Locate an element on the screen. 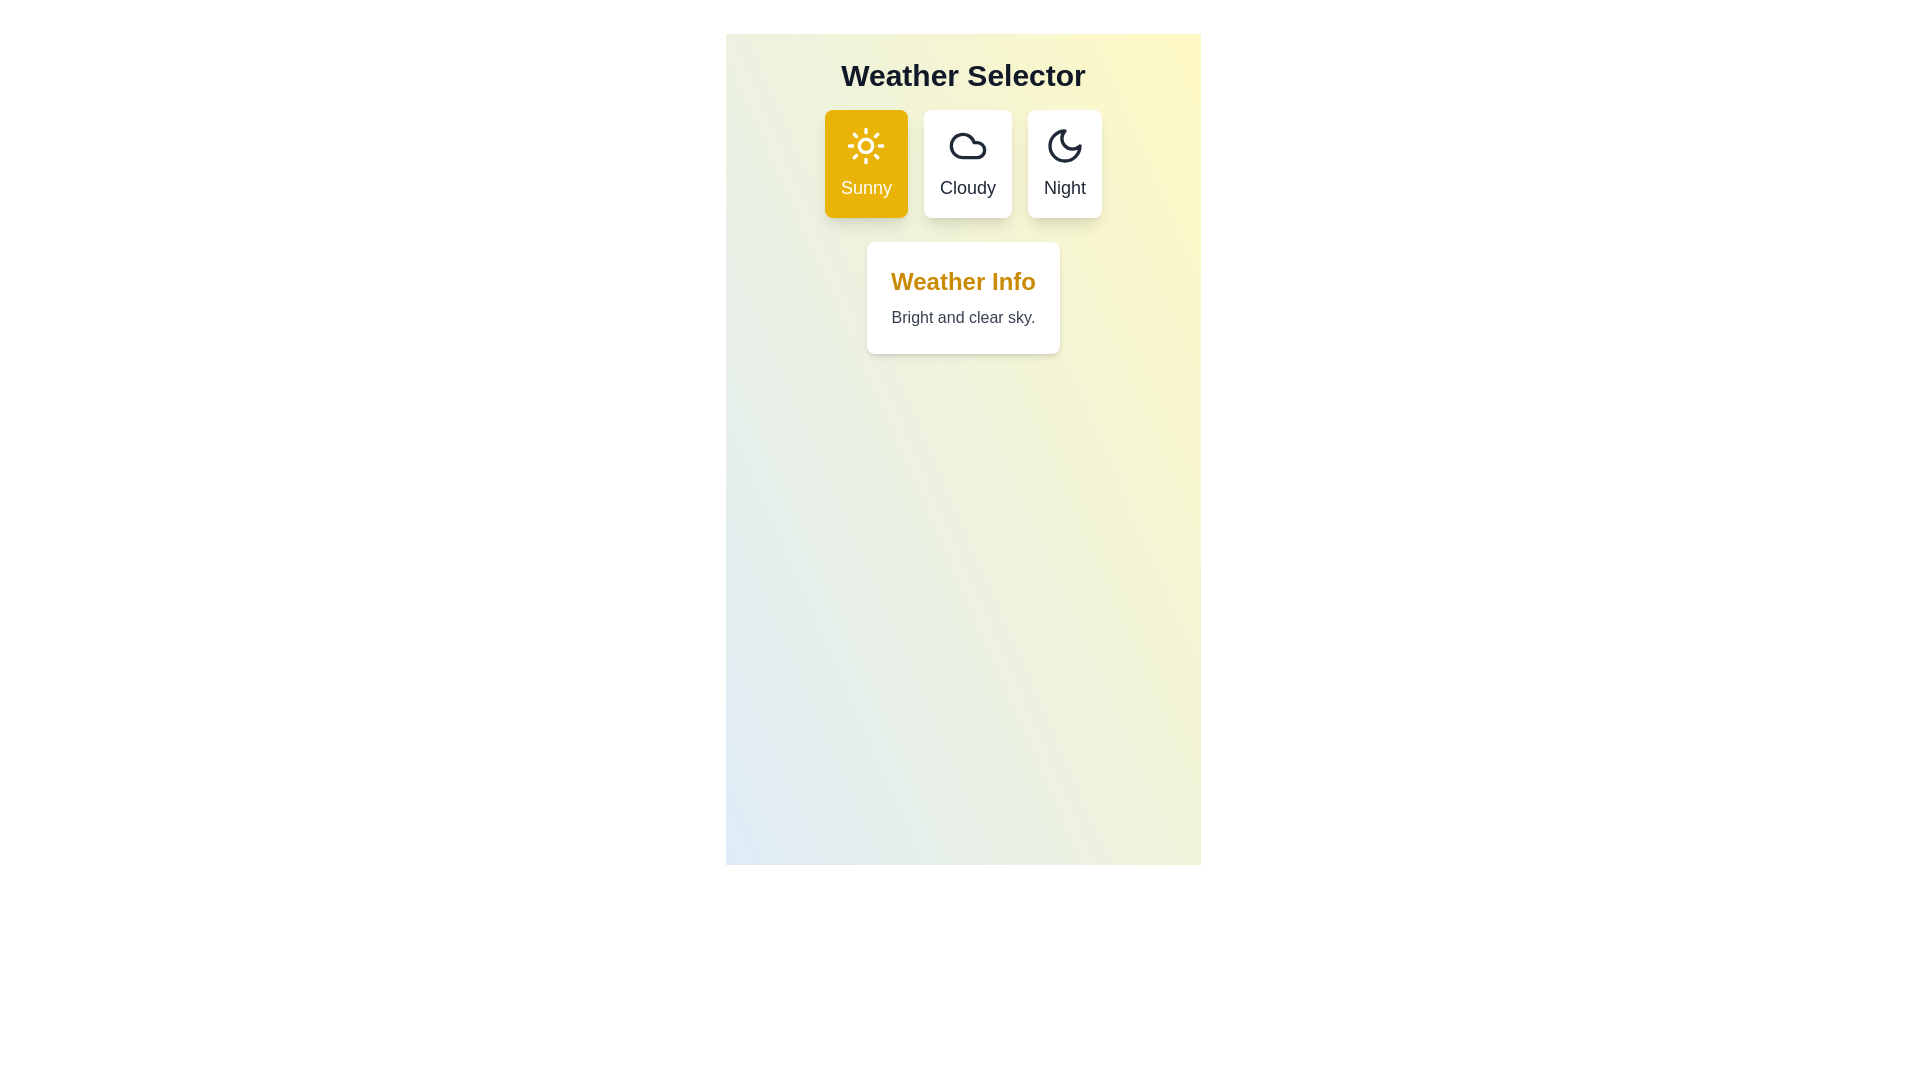  the weather button corresponding to Night to observe the animation effect is located at coordinates (1064, 163).